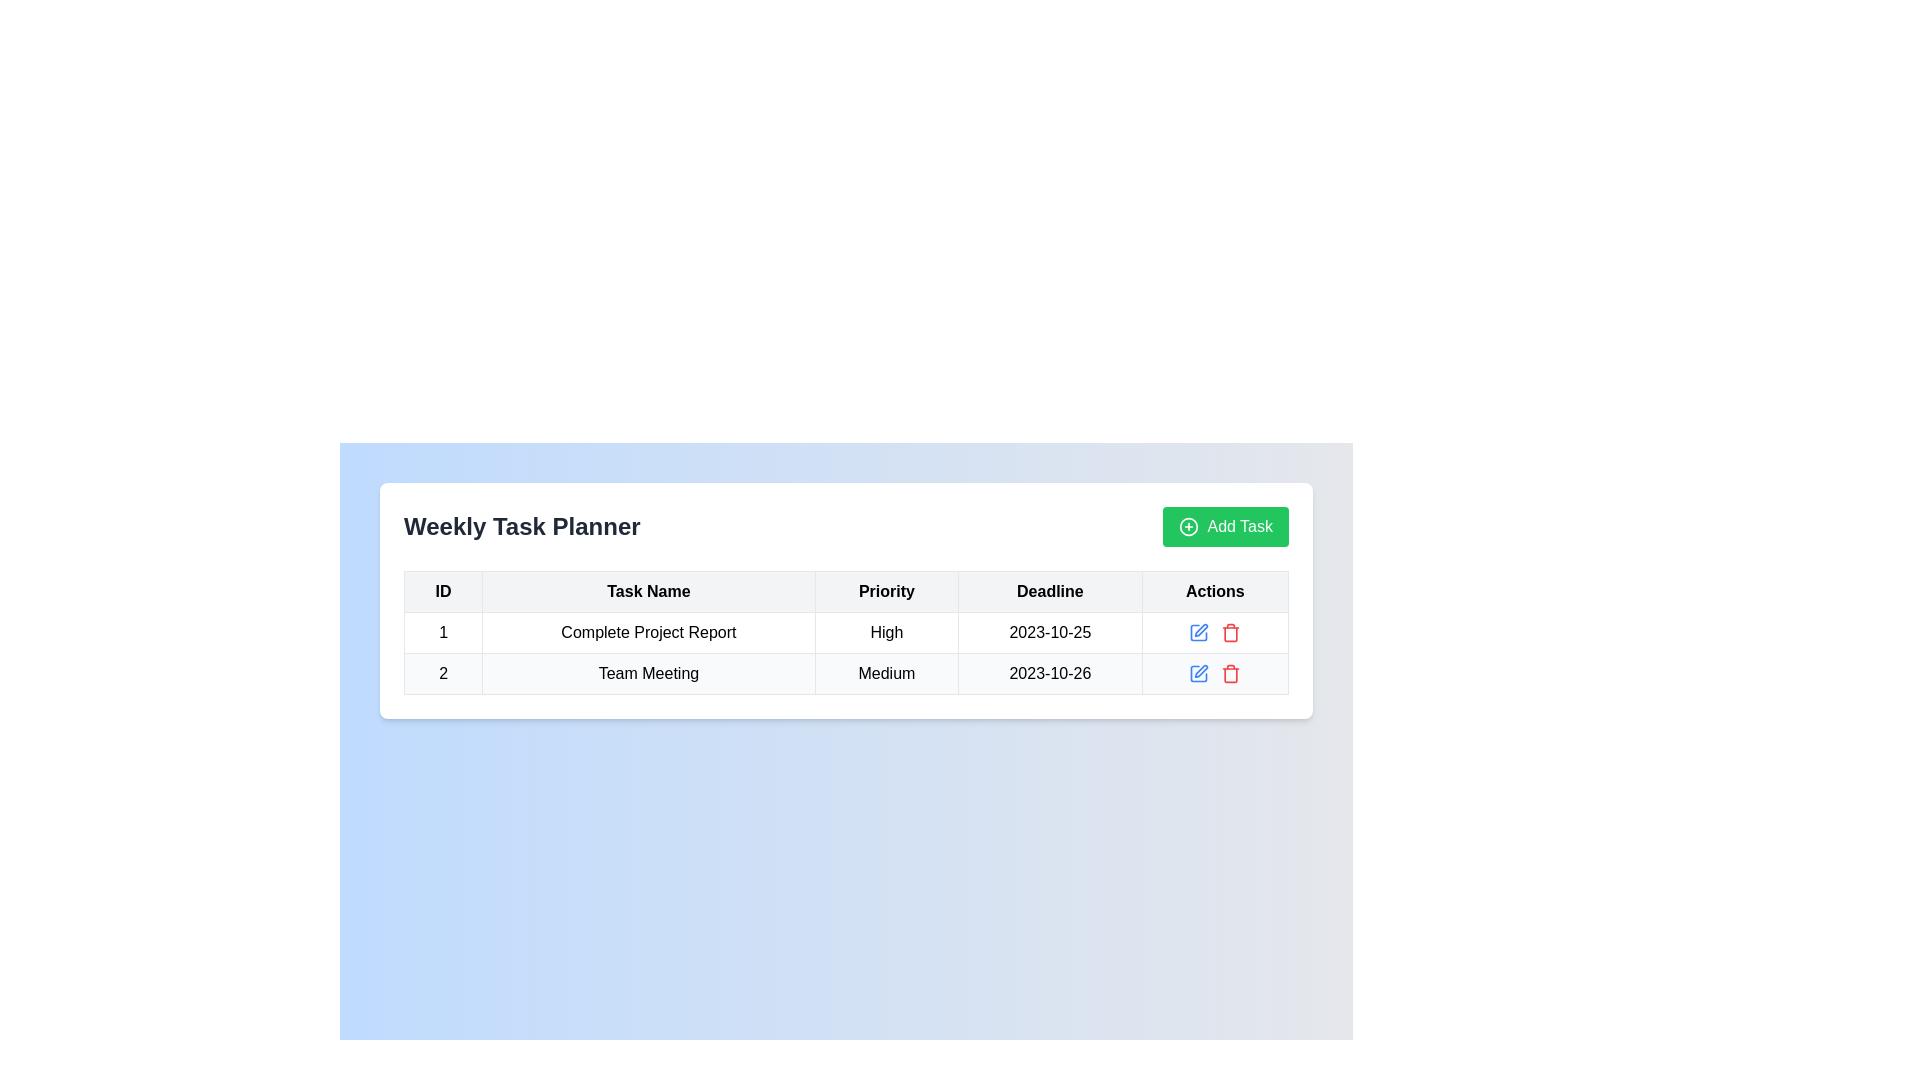 This screenshot has height=1080, width=1920. What do you see at coordinates (1199, 632) in the screenshot?
I see `the square outline of the SVG icon located in the 'Actions' column of the row labeled '1' to interact with the composite icon` at bounding box center [1199, 632].